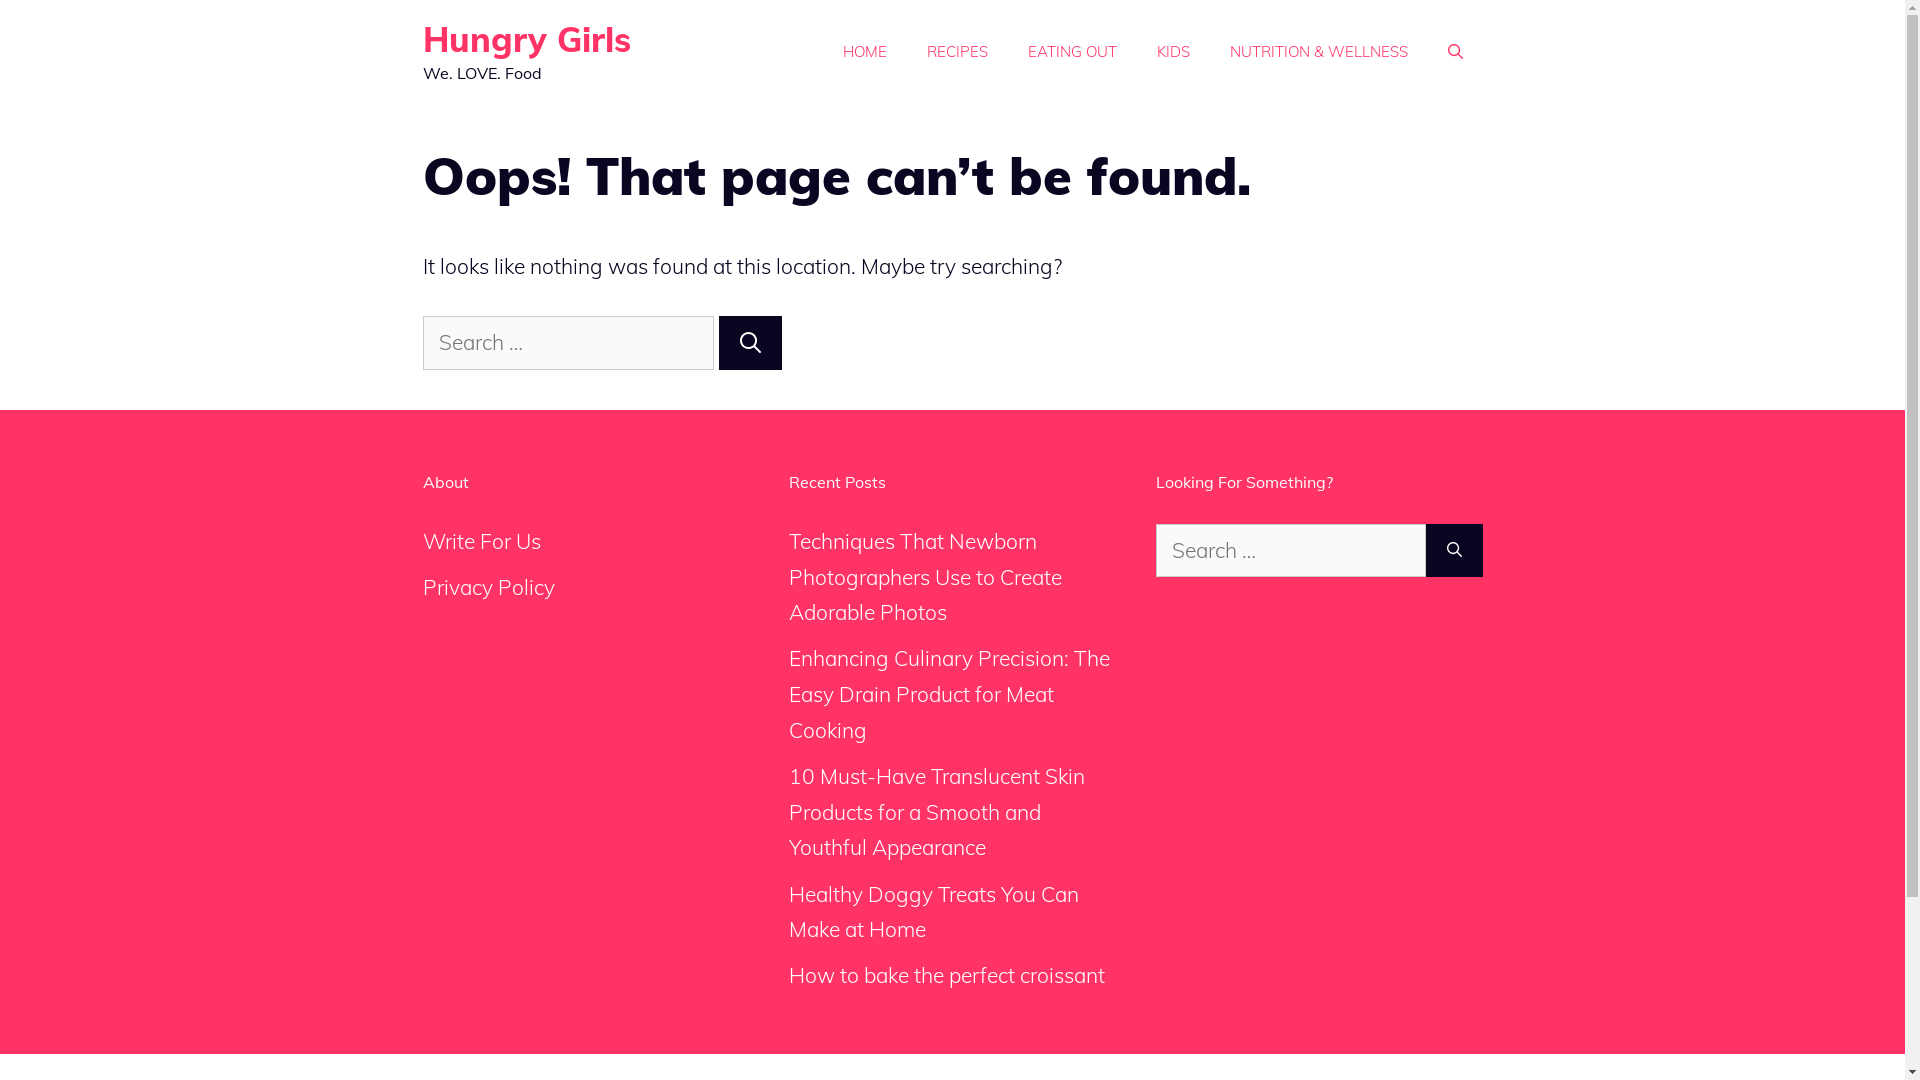 The image size is (1920, 1080). I want to click on 'EATING OUT', so click(1008, 50).